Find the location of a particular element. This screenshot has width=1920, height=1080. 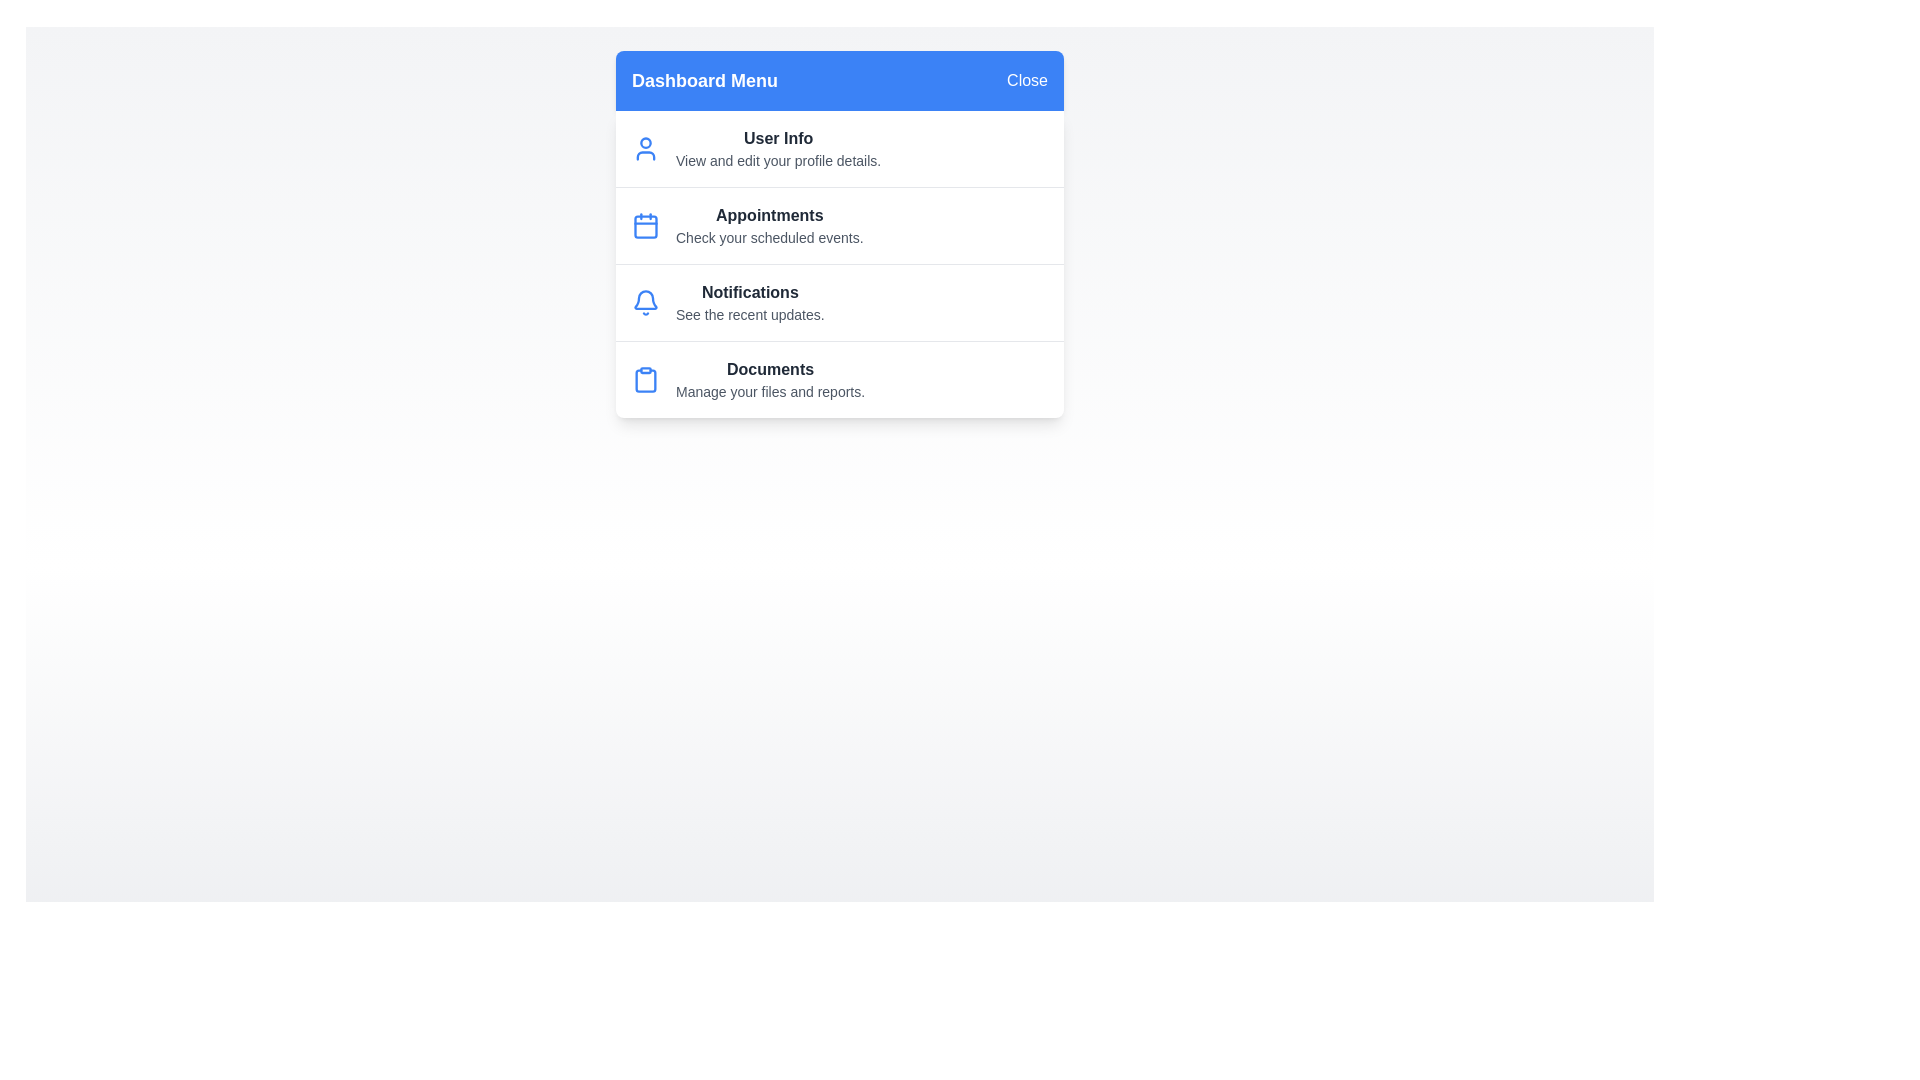

the menu item Appointments to view its details is located at coordinates (646, 225).